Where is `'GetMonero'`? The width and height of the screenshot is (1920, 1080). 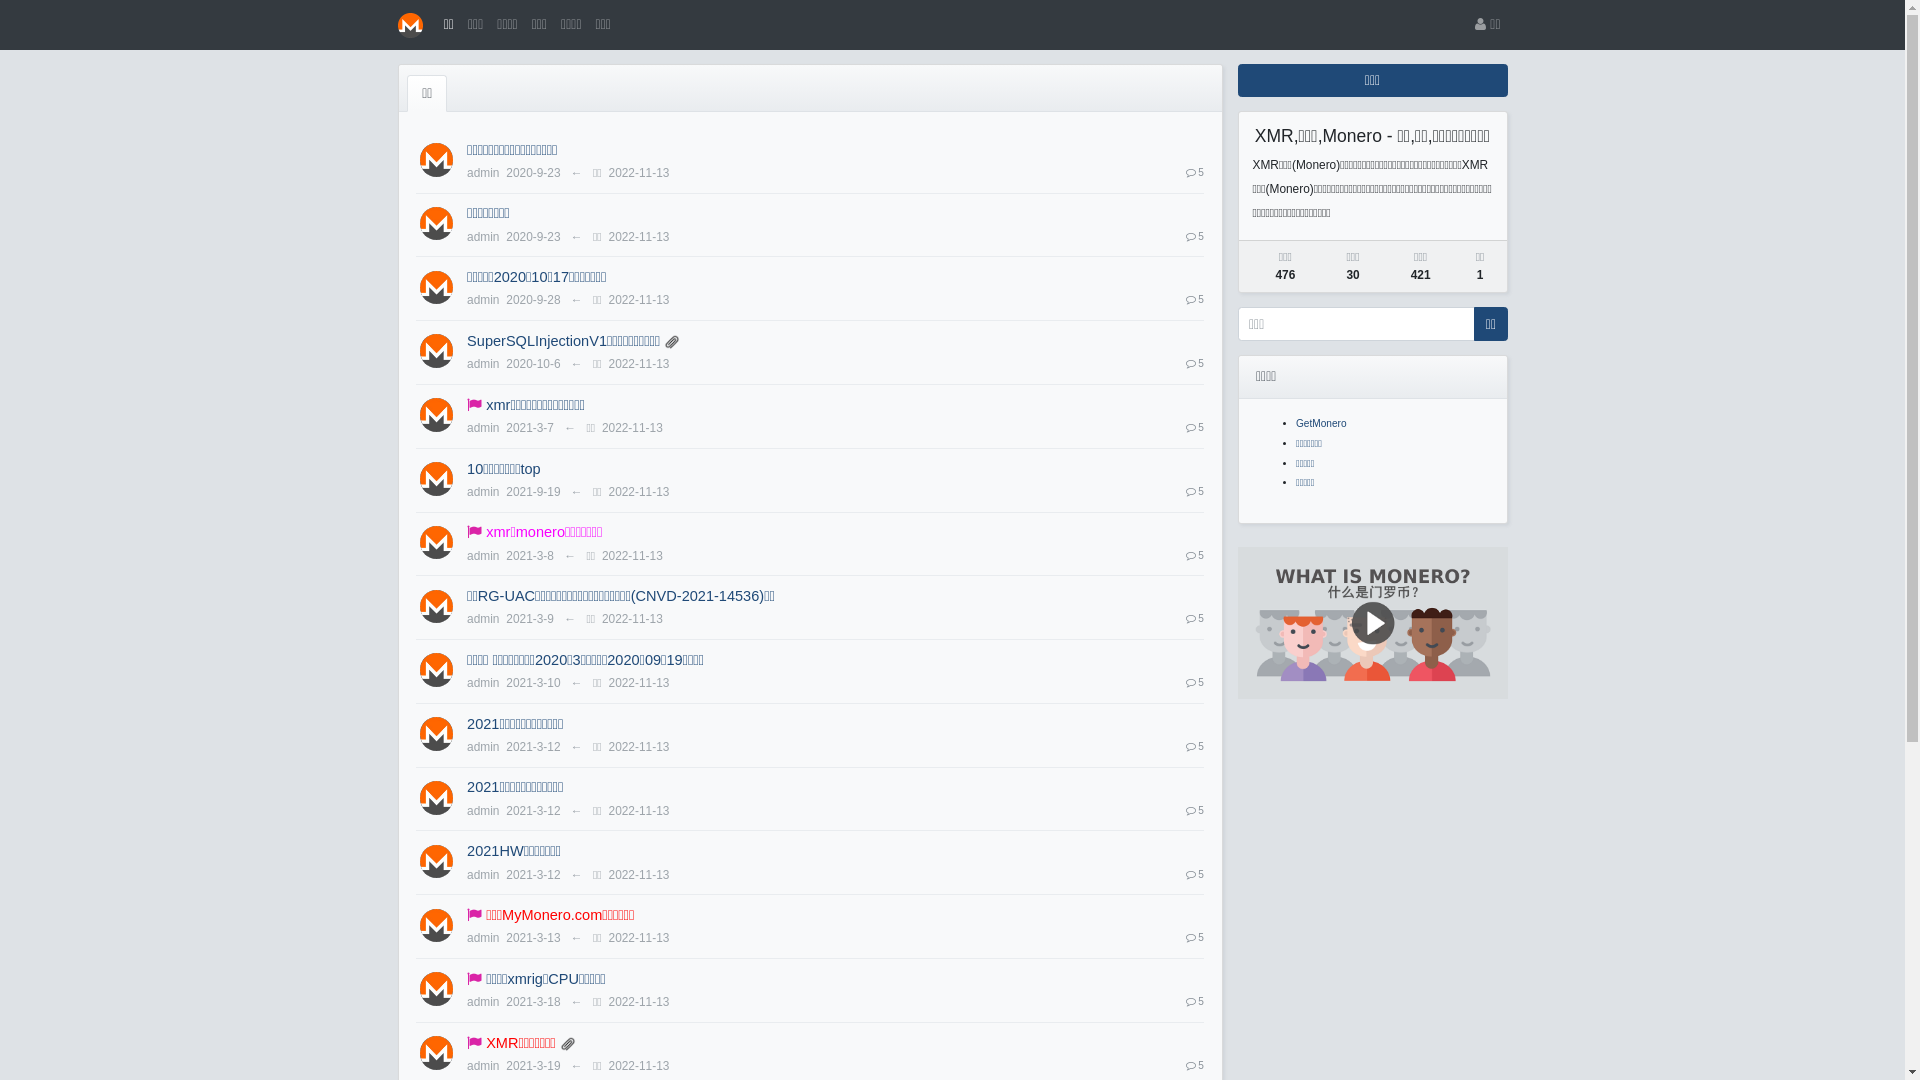
'GetMonero' is located at coordinates (1321, 422).